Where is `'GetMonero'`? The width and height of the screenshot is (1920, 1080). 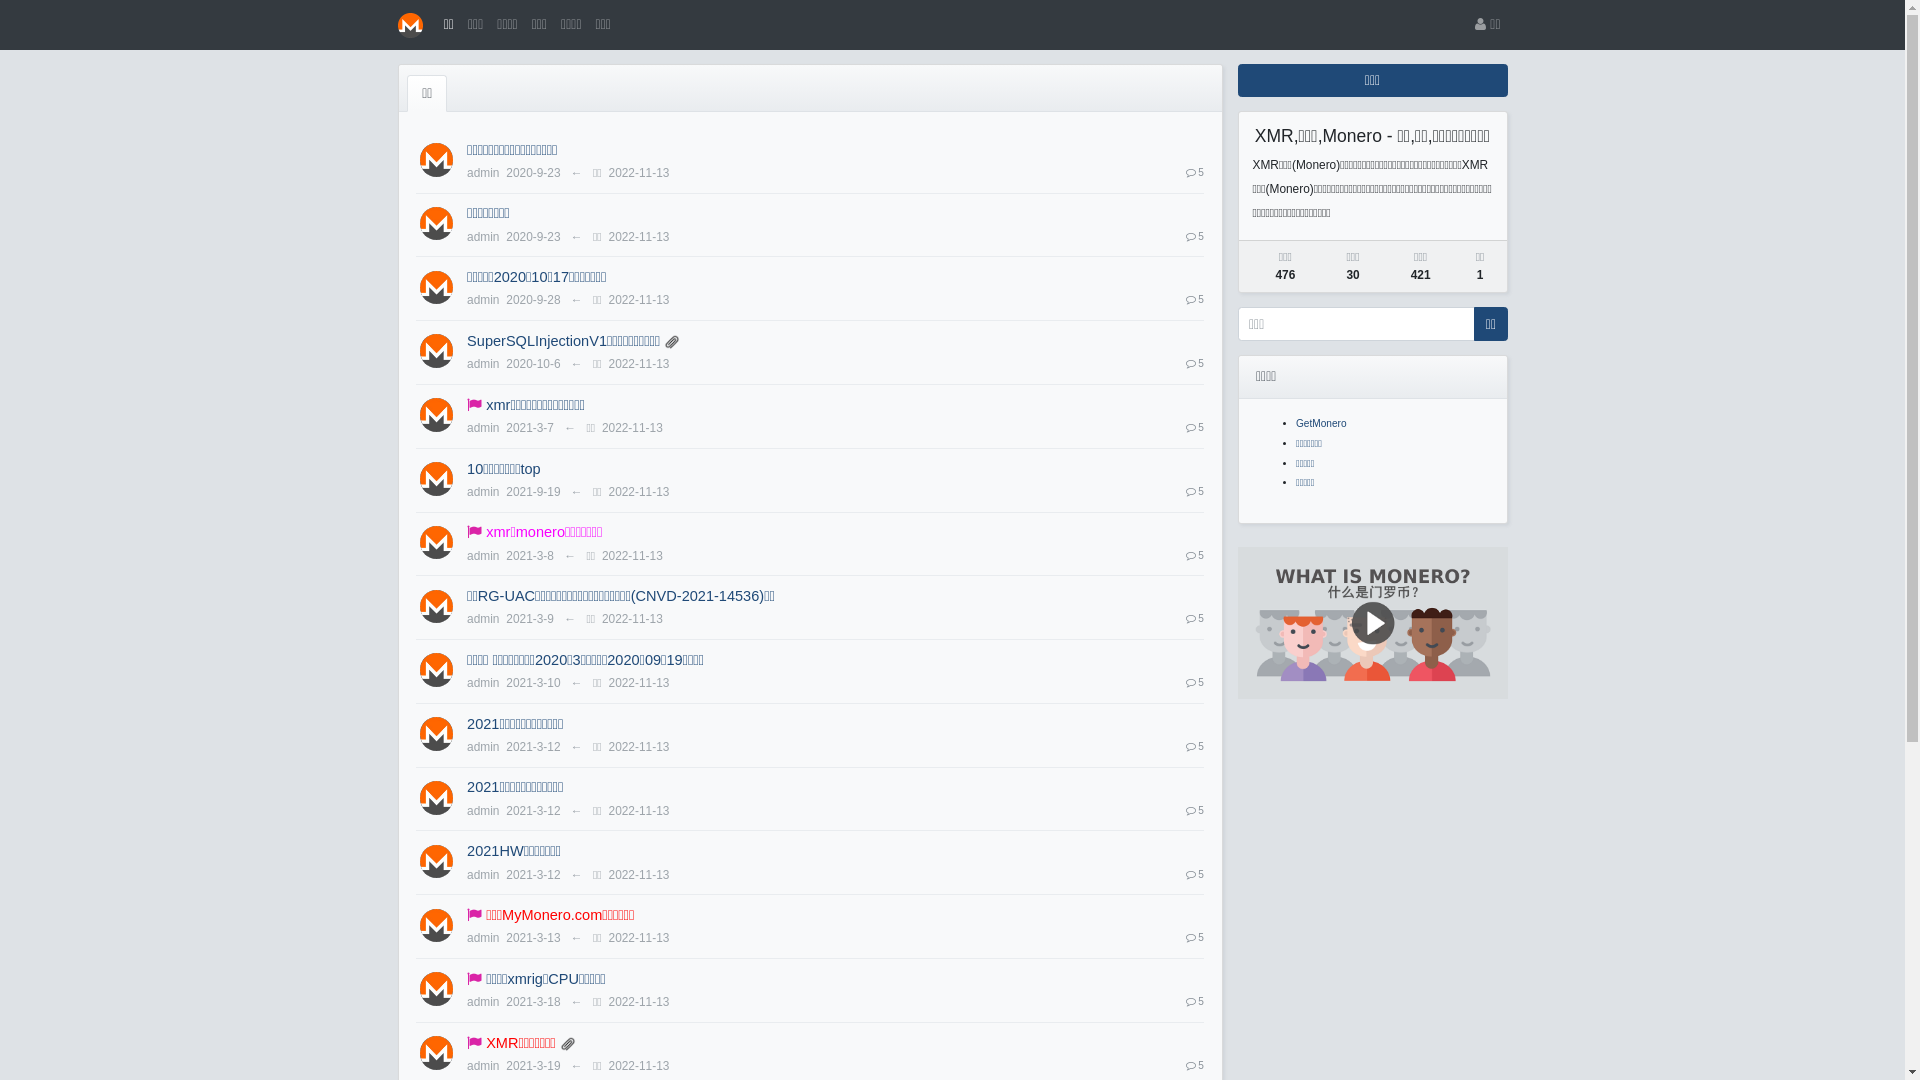
'GetMonero' is located at coordinates (1321, 422).